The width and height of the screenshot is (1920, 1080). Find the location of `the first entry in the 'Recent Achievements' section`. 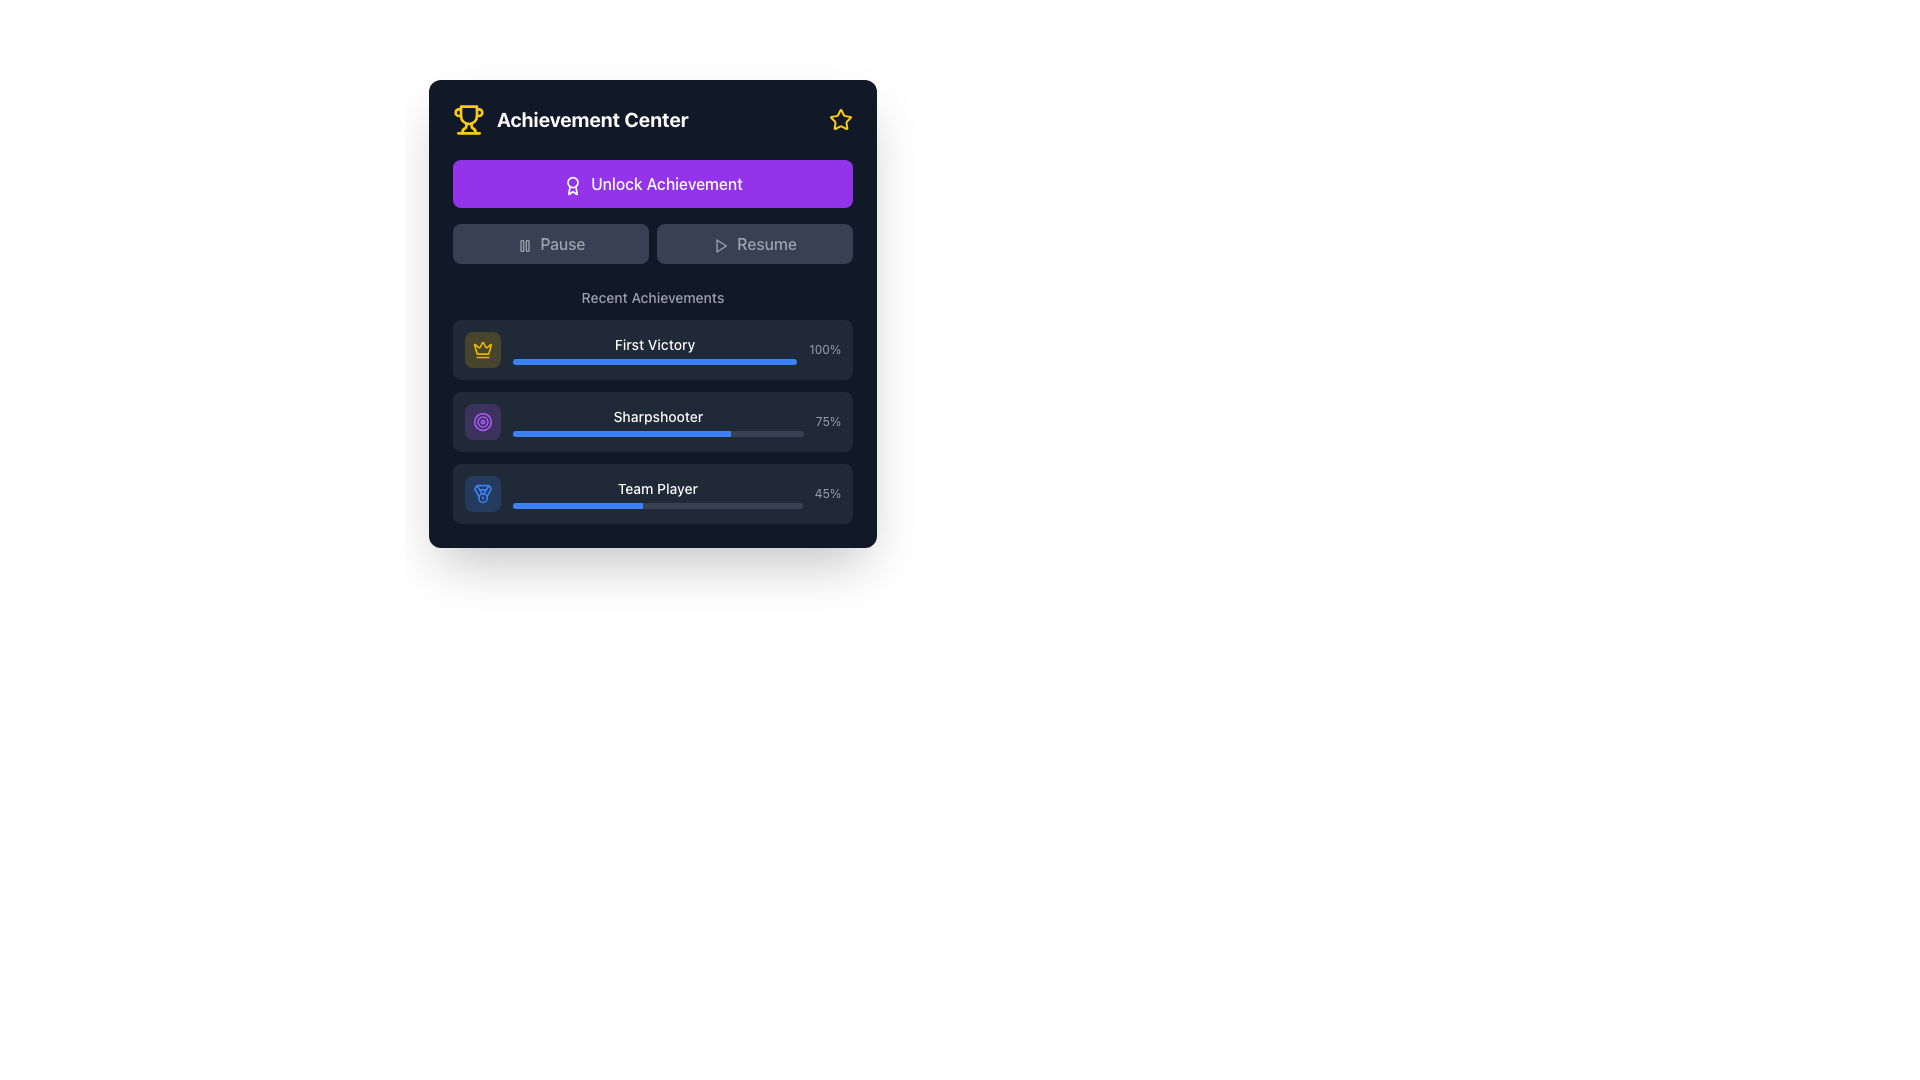

the first entry in the 'Recent Achievements' section is located at coordinates (652, 349).